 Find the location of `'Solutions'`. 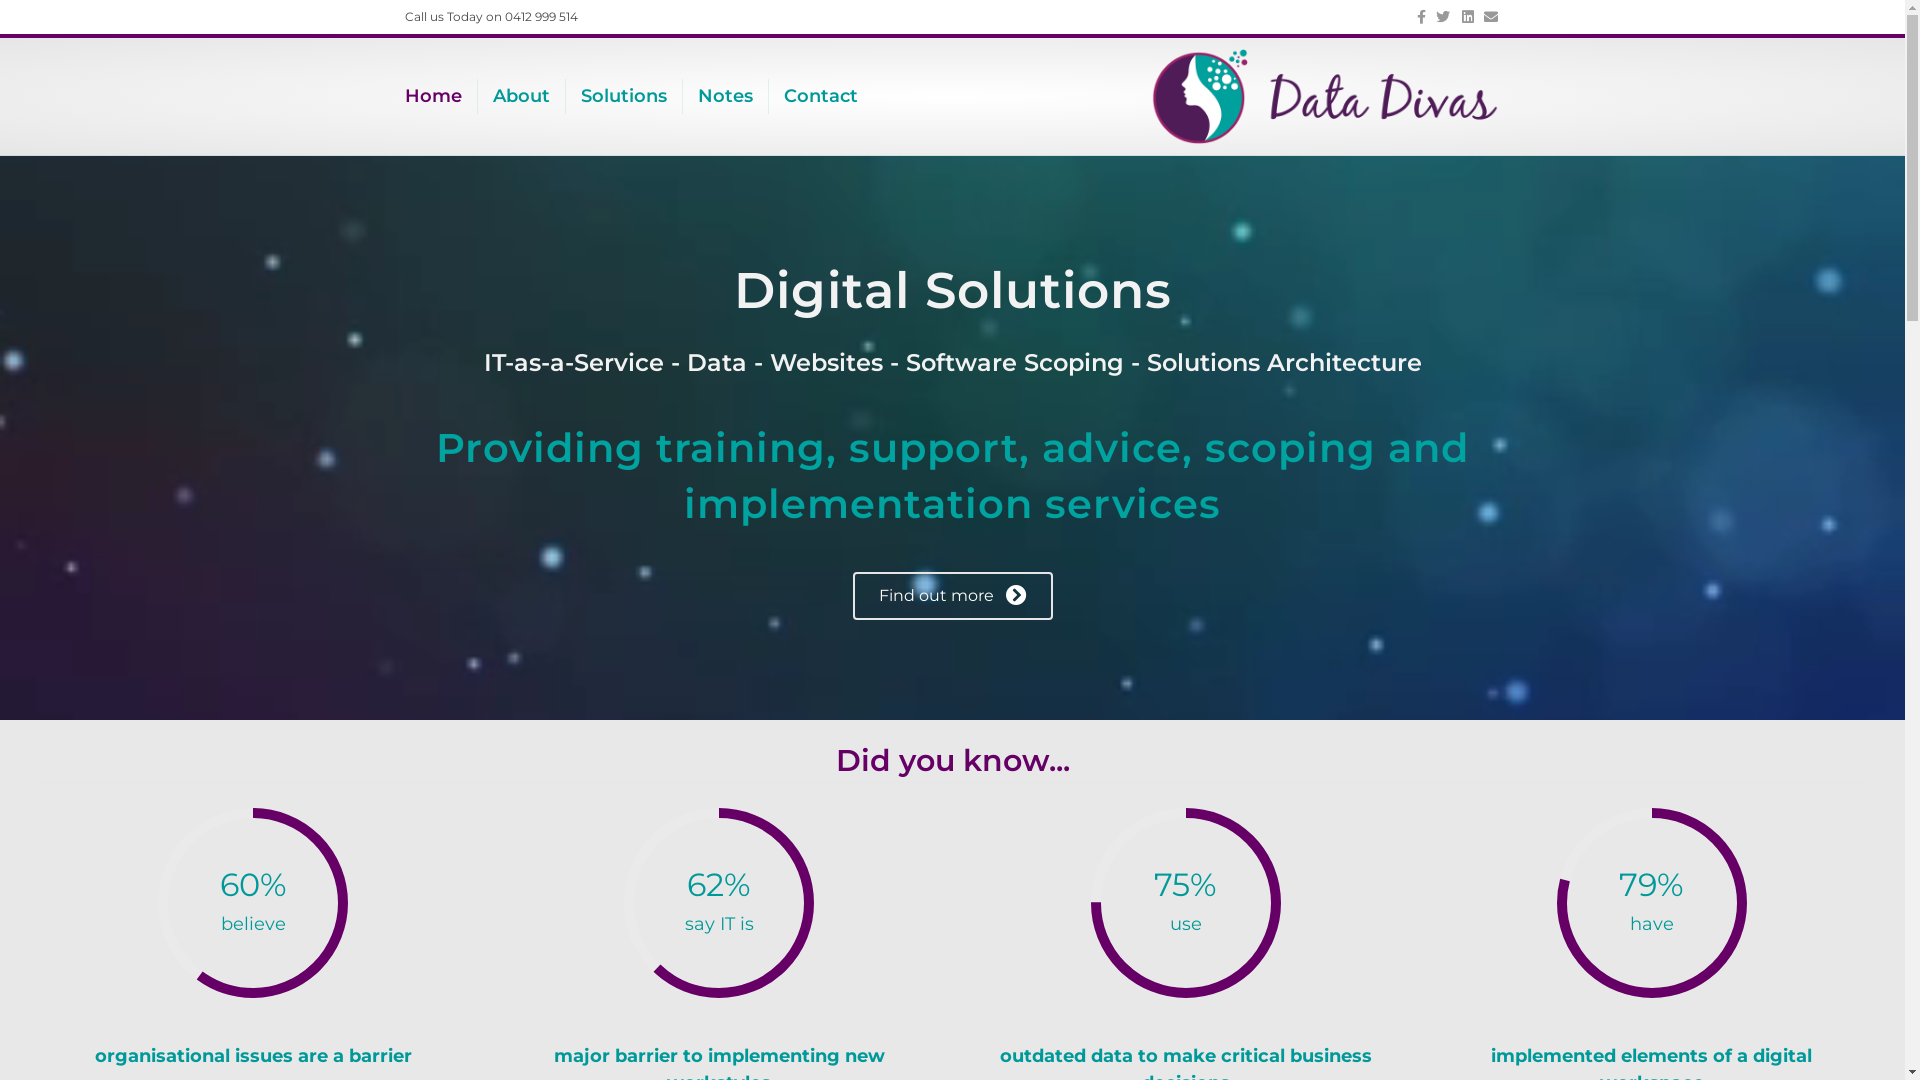

'Solutions' is located at coordinates (623, 96).